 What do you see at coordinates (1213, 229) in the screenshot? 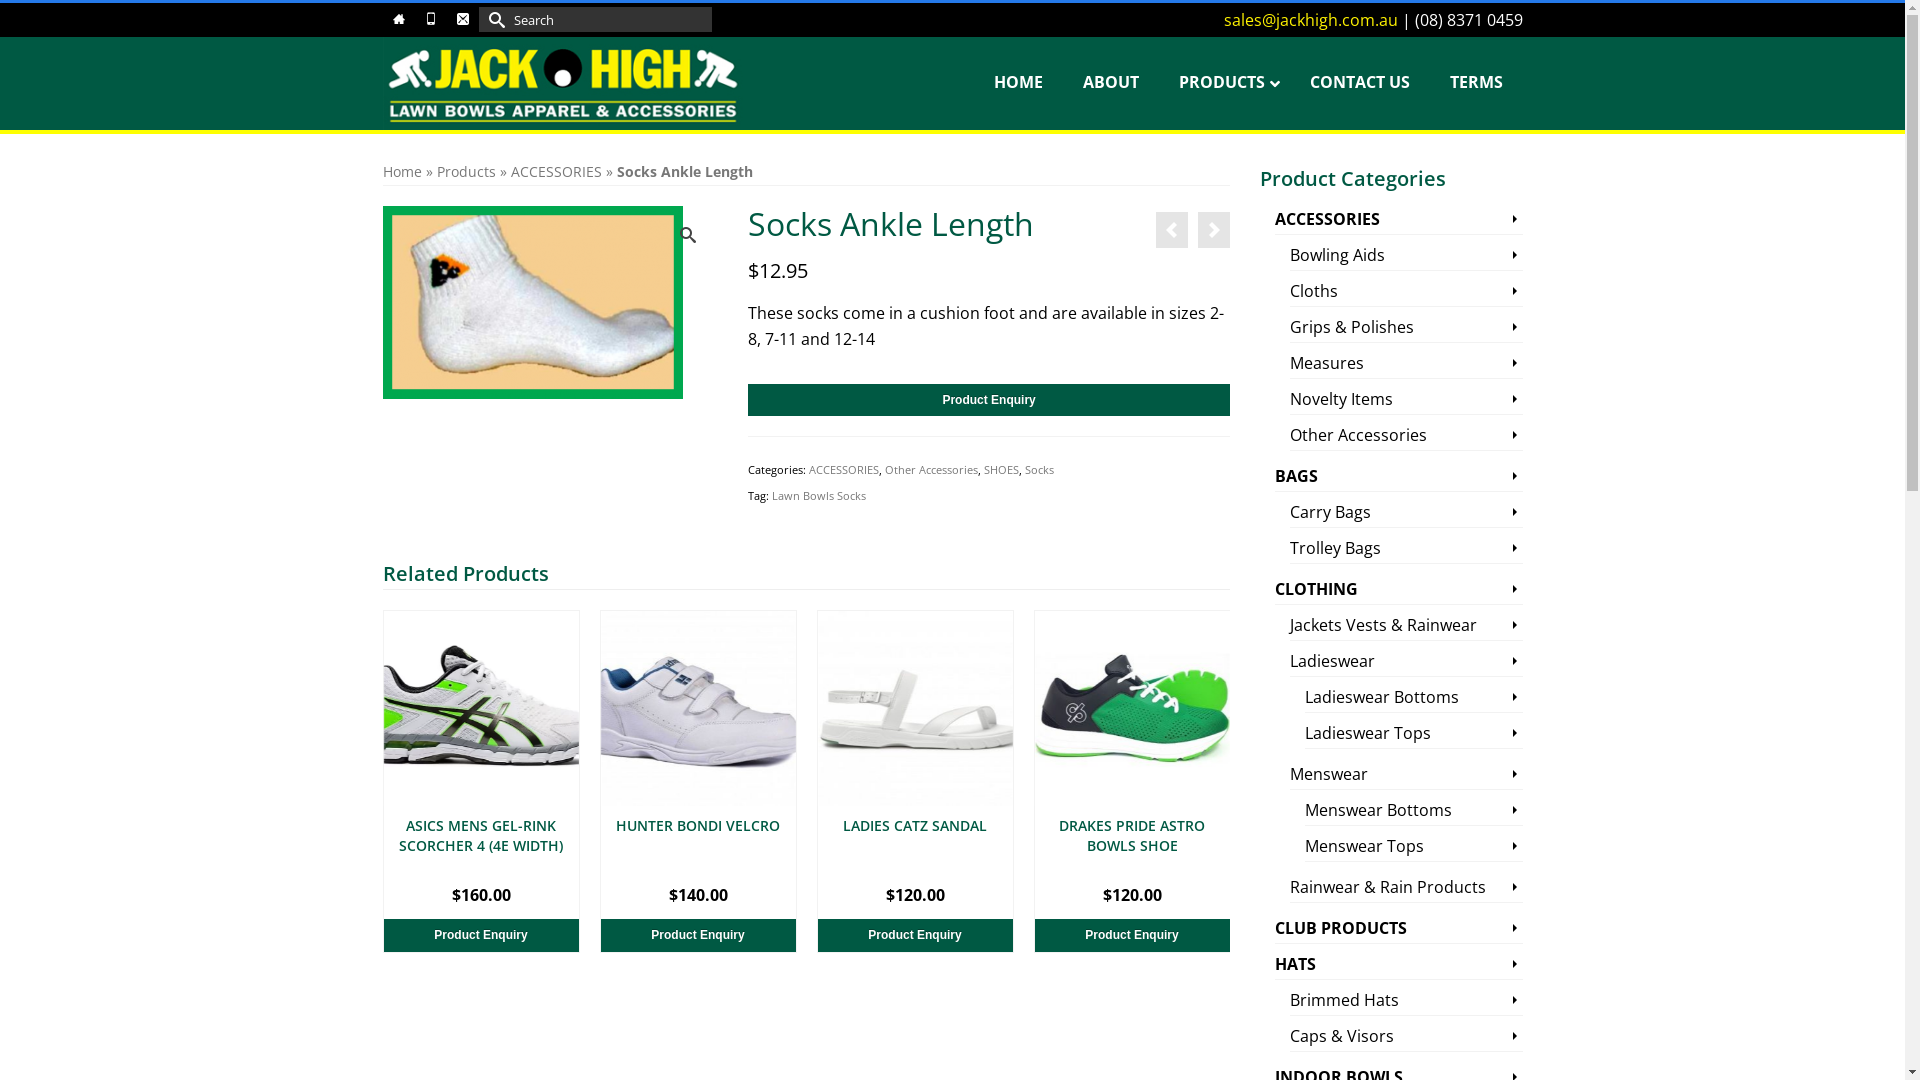
I see `'Socks Footlet'` at bounding box center [1213, 229].